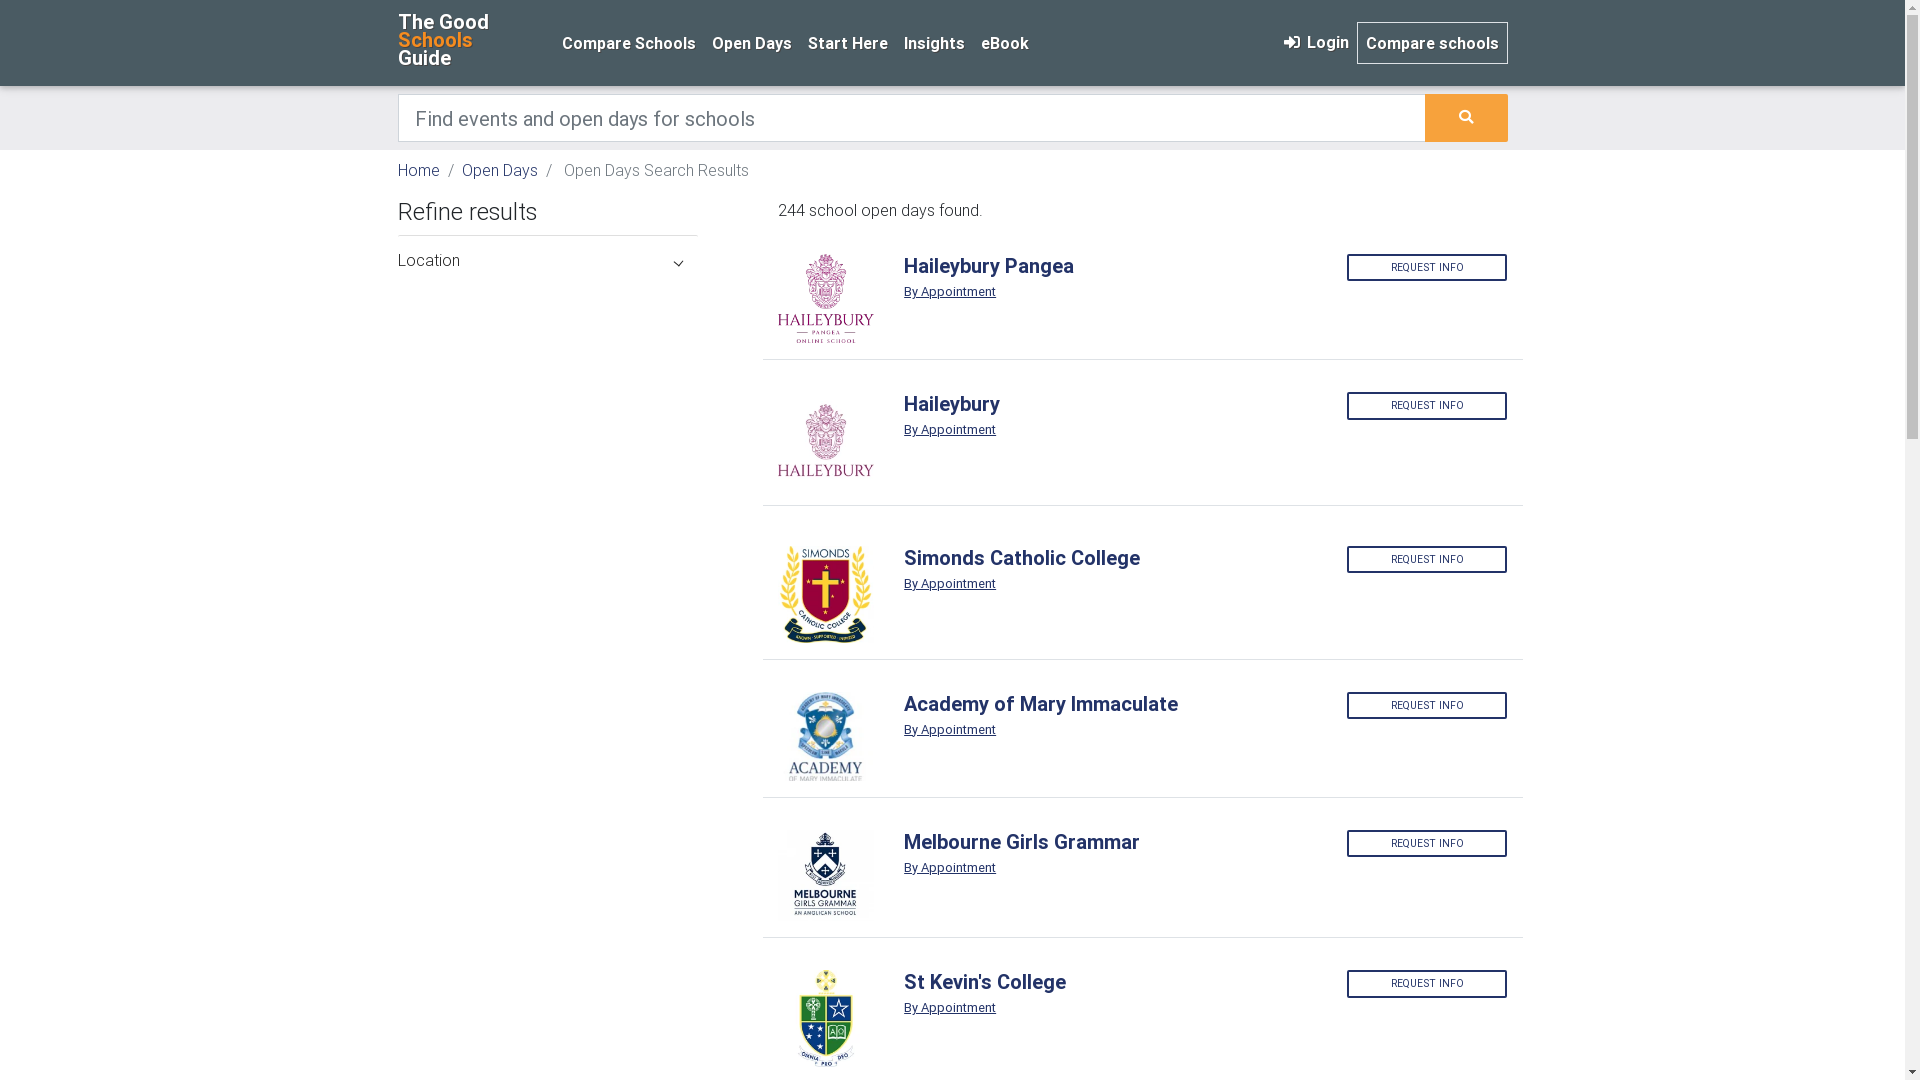  I want to click on 'REQUEST INFO', so click(1425, 405).